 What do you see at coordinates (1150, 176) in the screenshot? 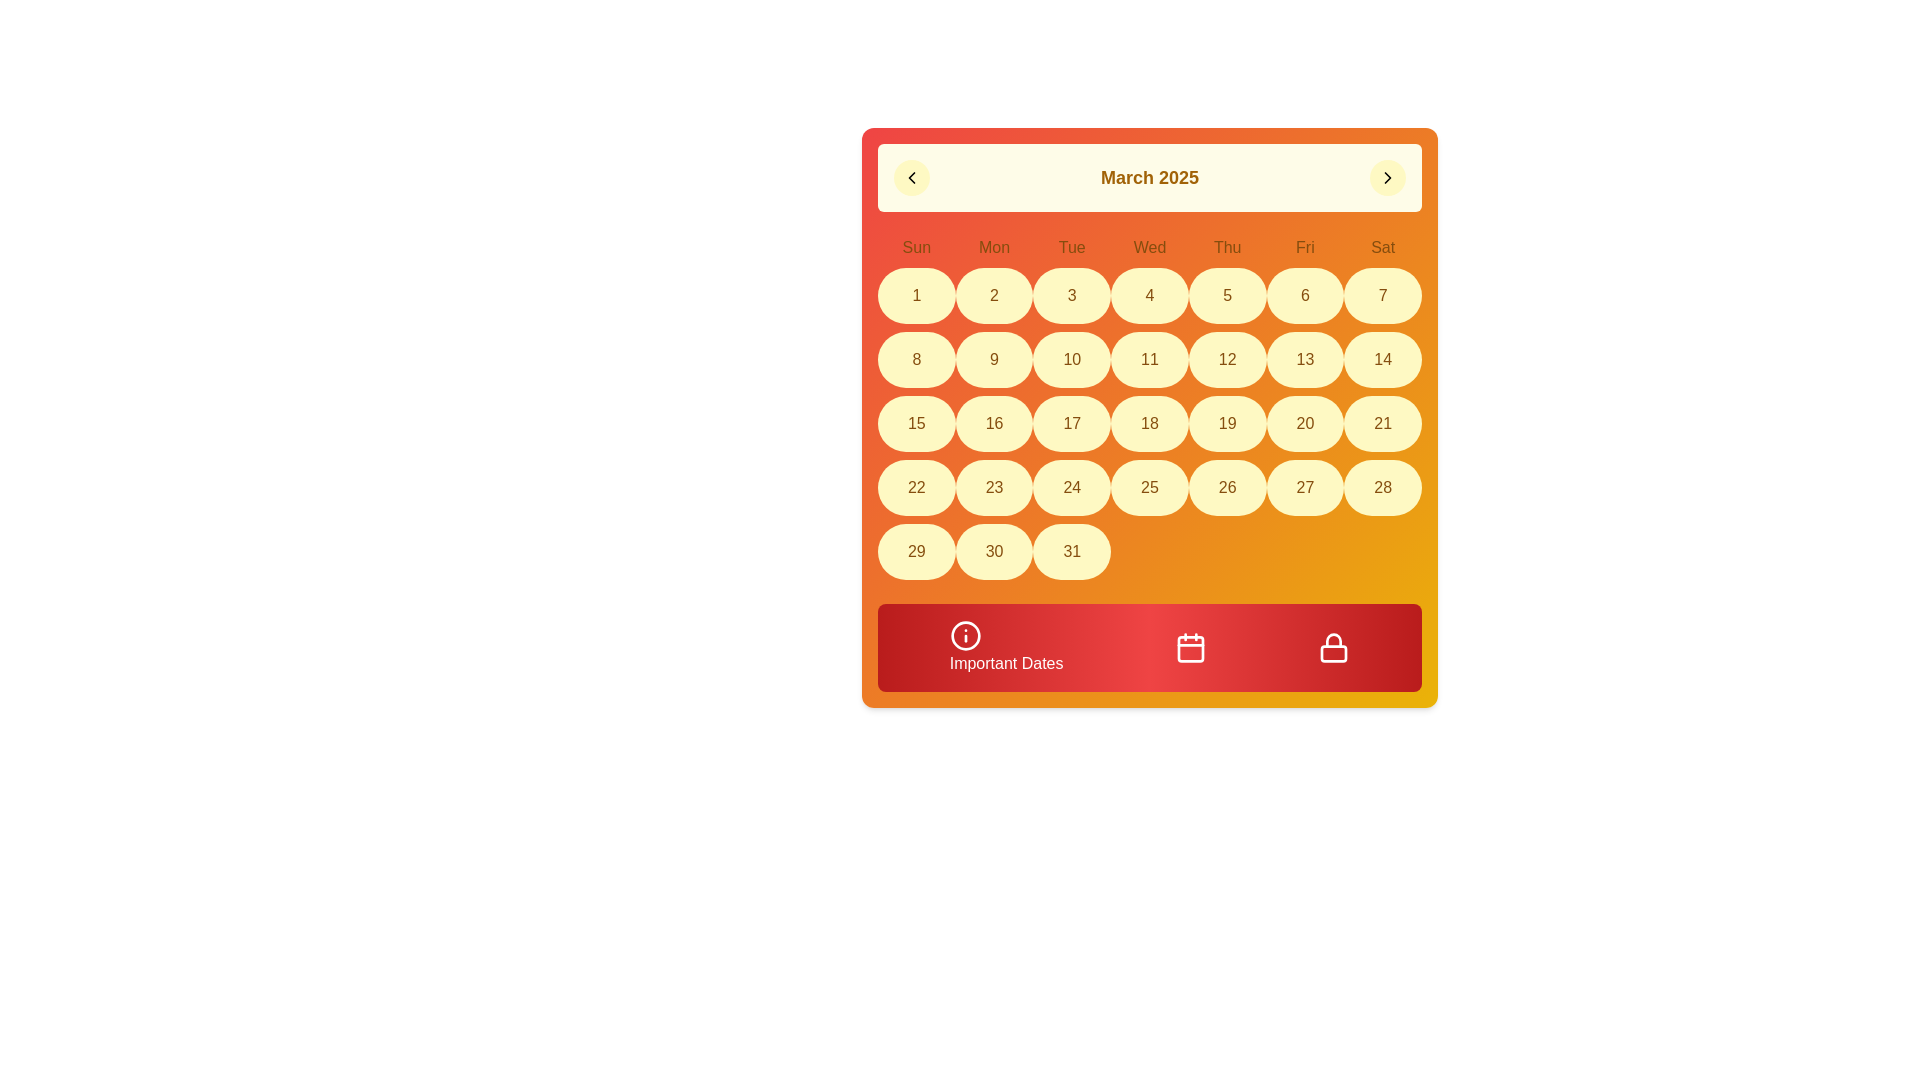
I see `the header displaying the text 'March 2025', which is styled with a bold font and yellow color, located at the top-center of the calendar interface` at bounding box center [1150, 176].